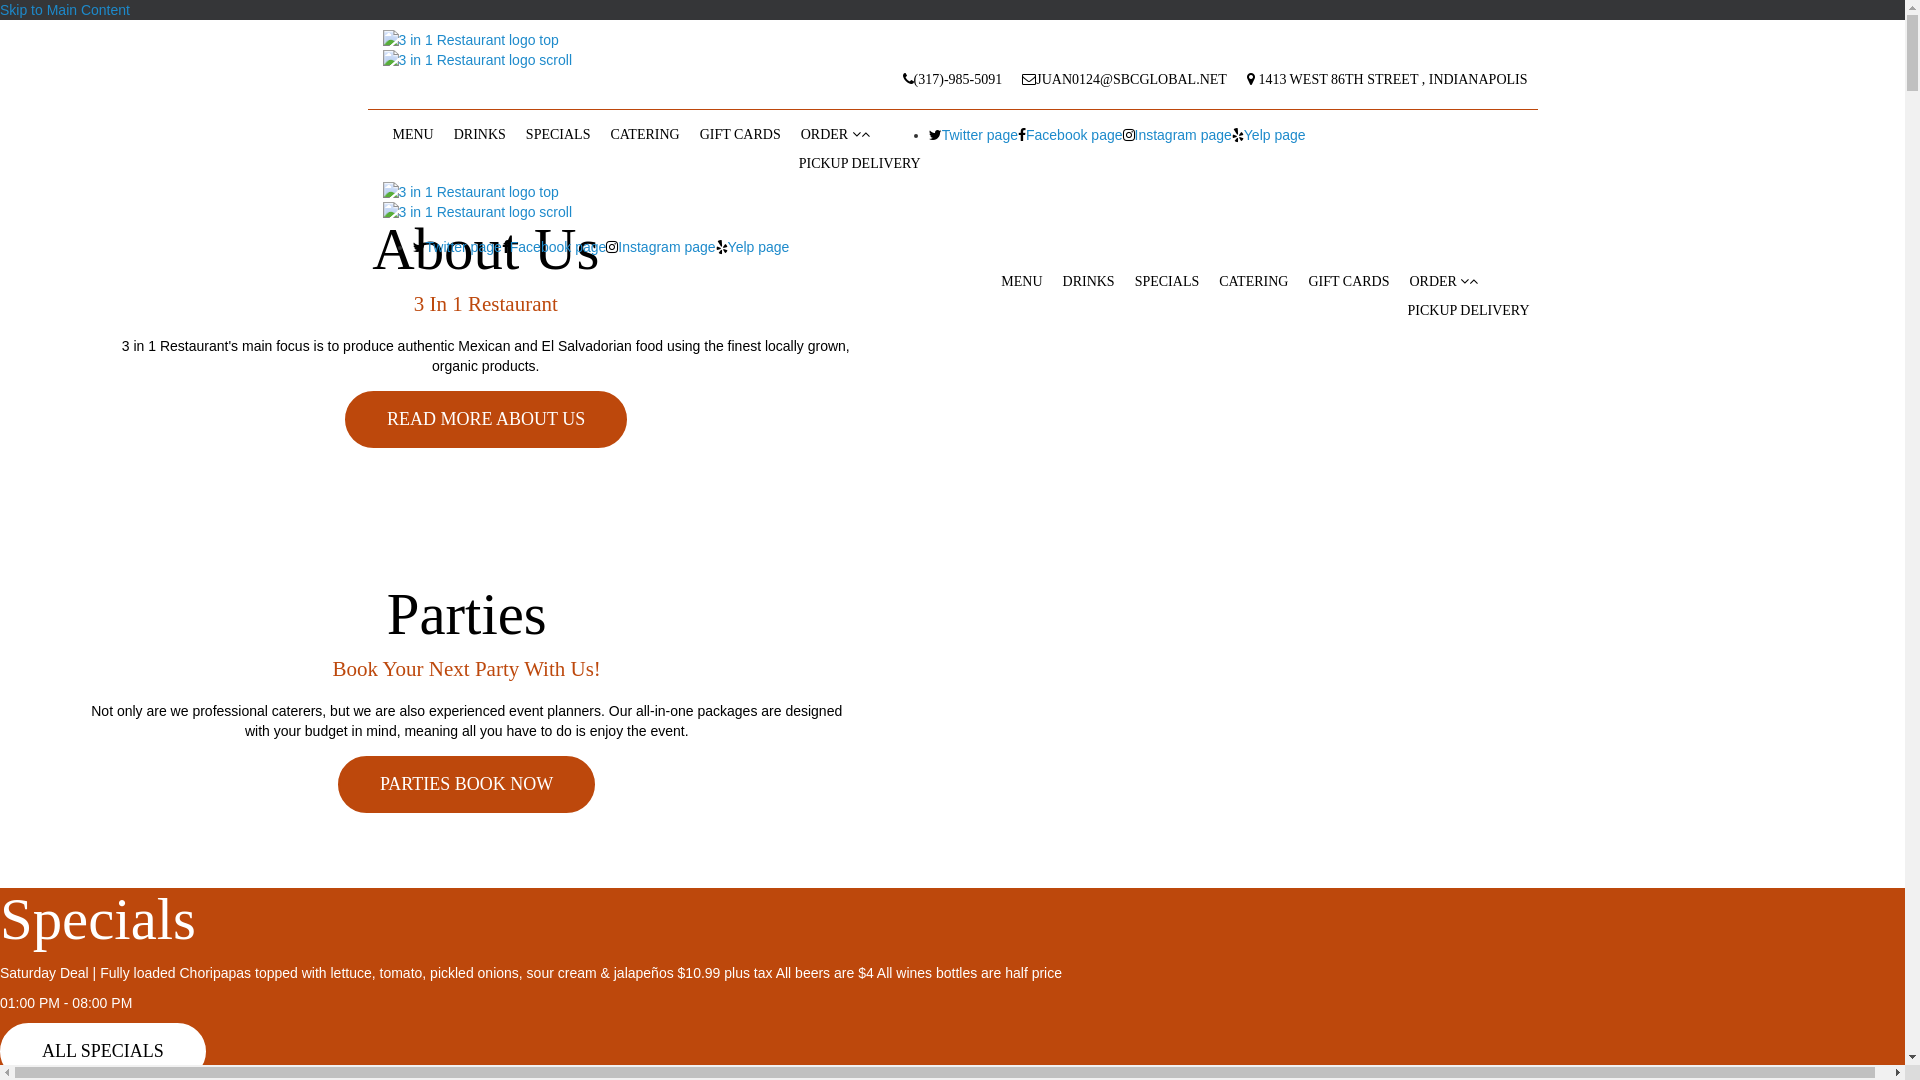 The image size is (1920, 1080). Describe the element at coordinates (1267, 135) in the screenshot. I see `'Yelp page'` at that location.